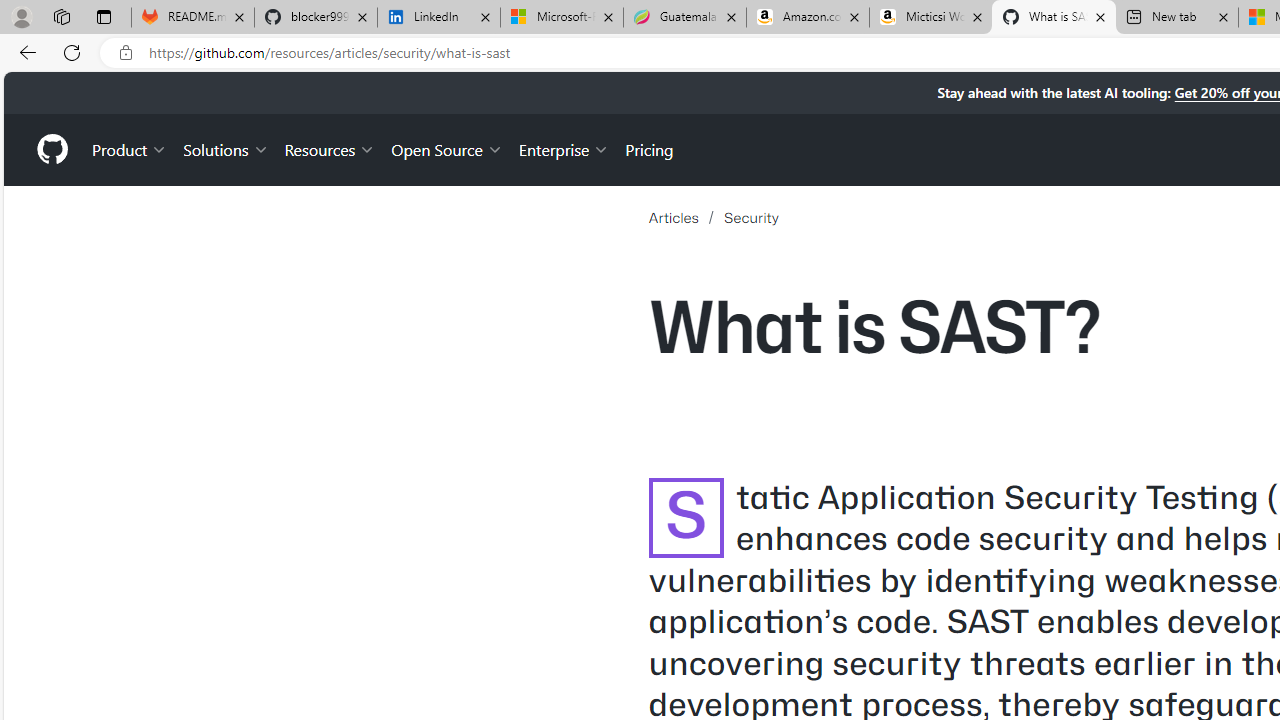 The image size is (1280, 720). I want to click on 'Solutions', so click(225, 148).